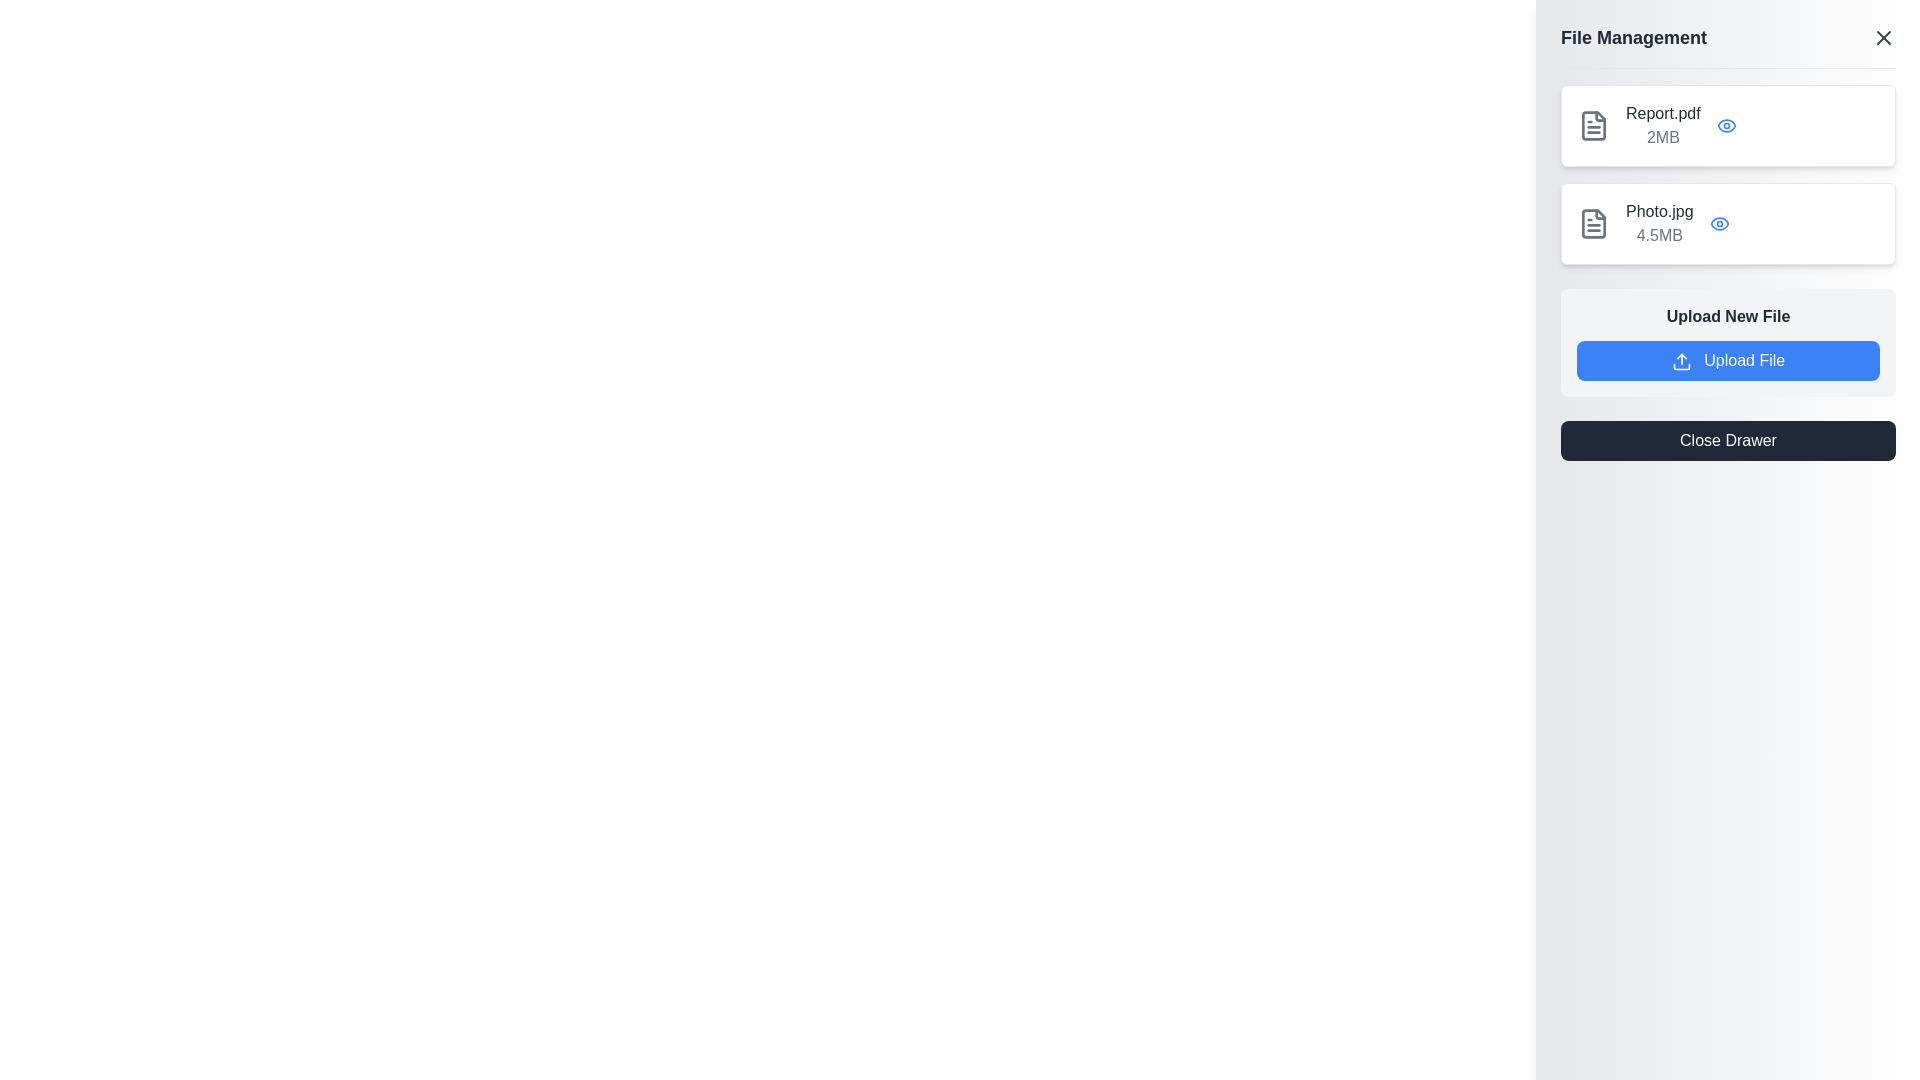 Image resolution: width=1920 pixels, height=1080 pixels. What do you see at coordinates (1727, 315) in the screenshot?
I see `the text label that reads 'Upload New File', which is styled with a bold font and dark gray color, located in the sidebar labeled 'File Management'` at bounding box center [1727, 315].